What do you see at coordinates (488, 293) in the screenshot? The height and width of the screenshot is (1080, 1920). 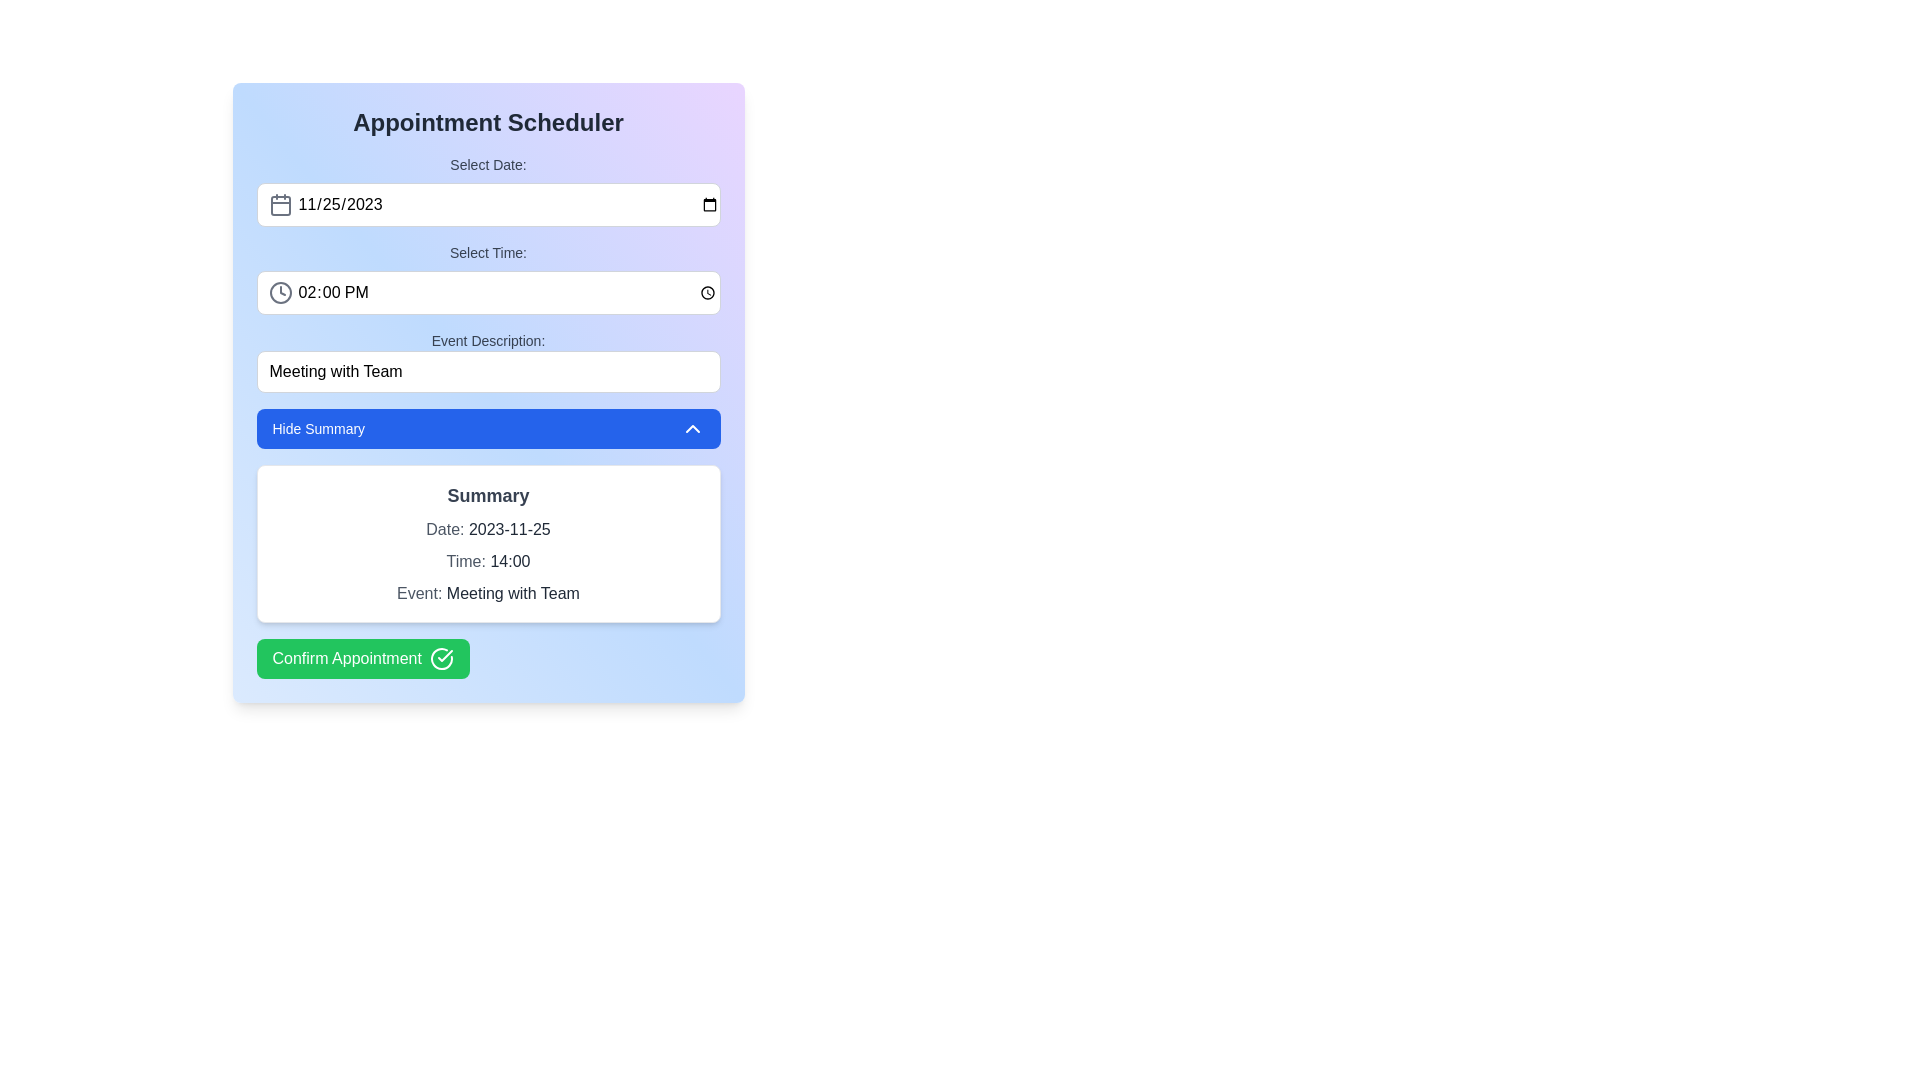 I see `the Time input field displaying '02:00 PM' by tabbing to it` at bounding box center [488, 293].